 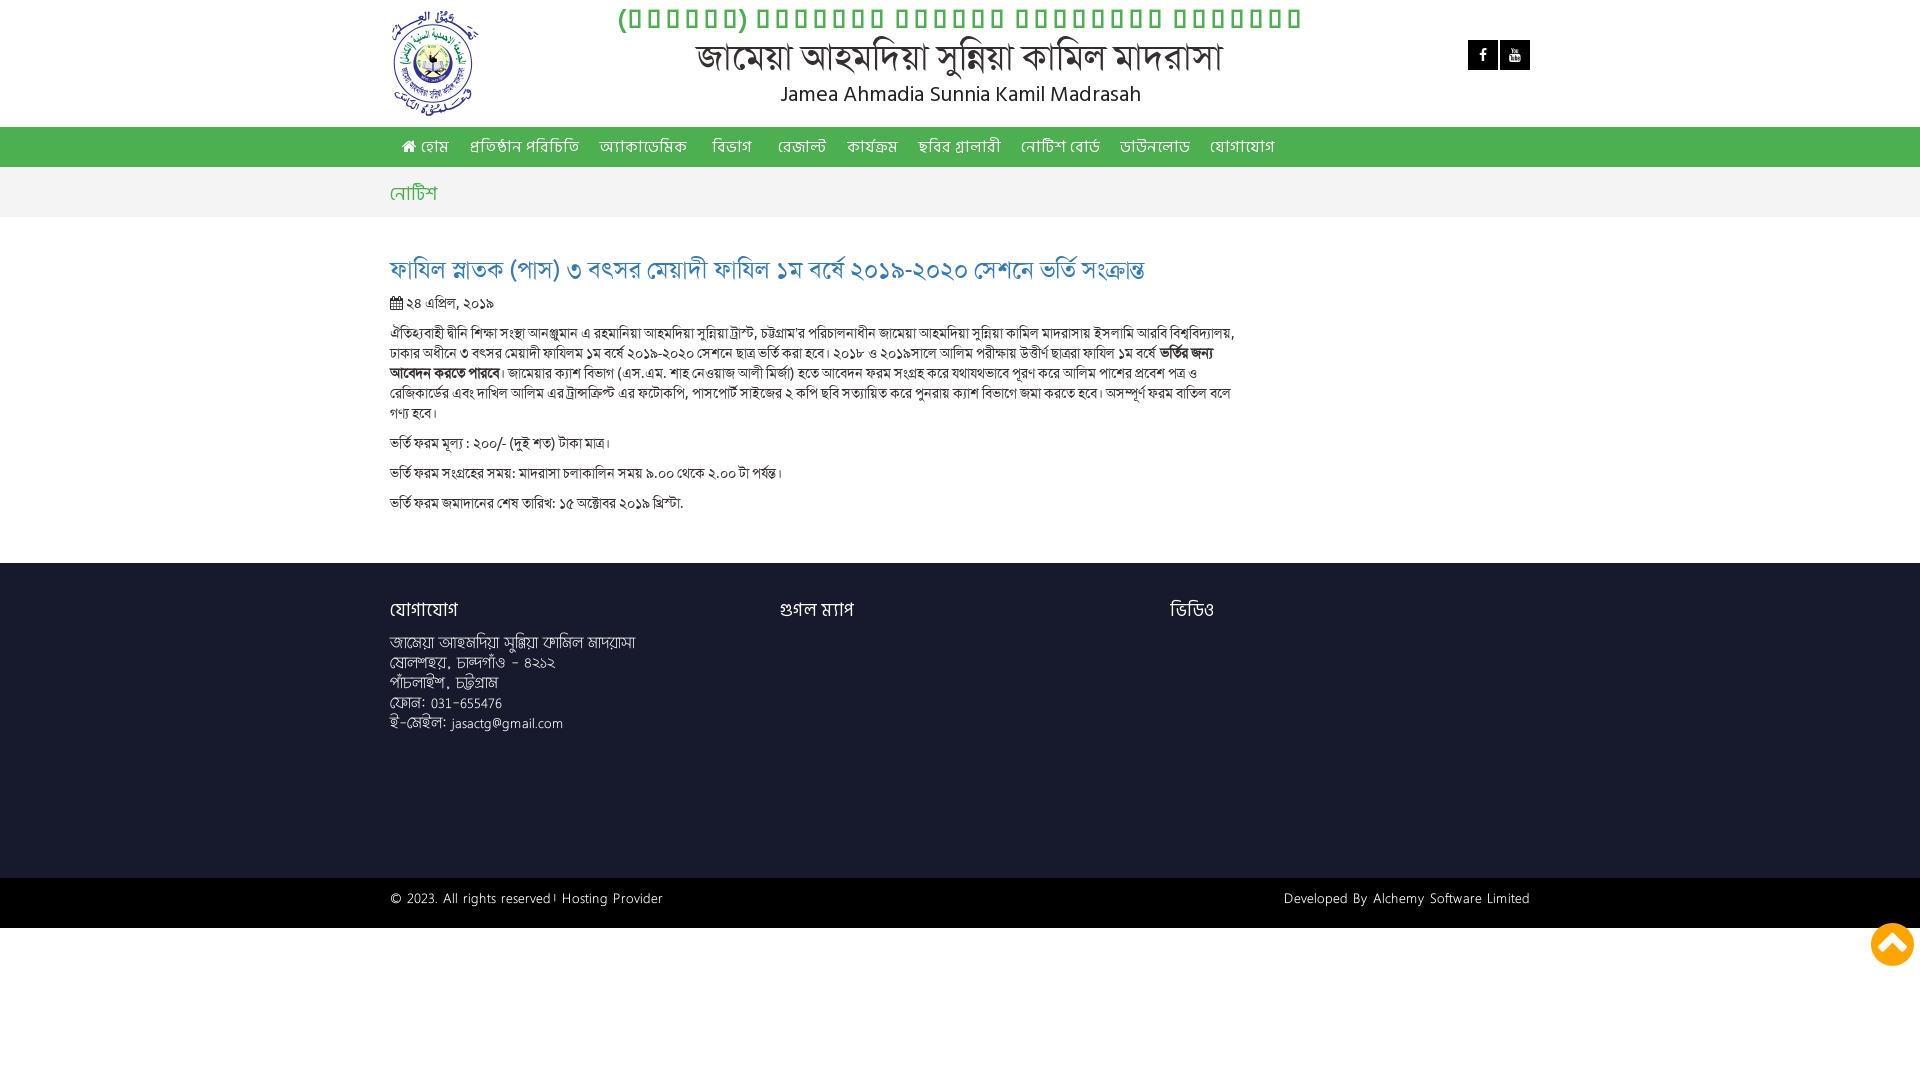 I want to click on 'Hosting Provider', so click(x=611, y=896).